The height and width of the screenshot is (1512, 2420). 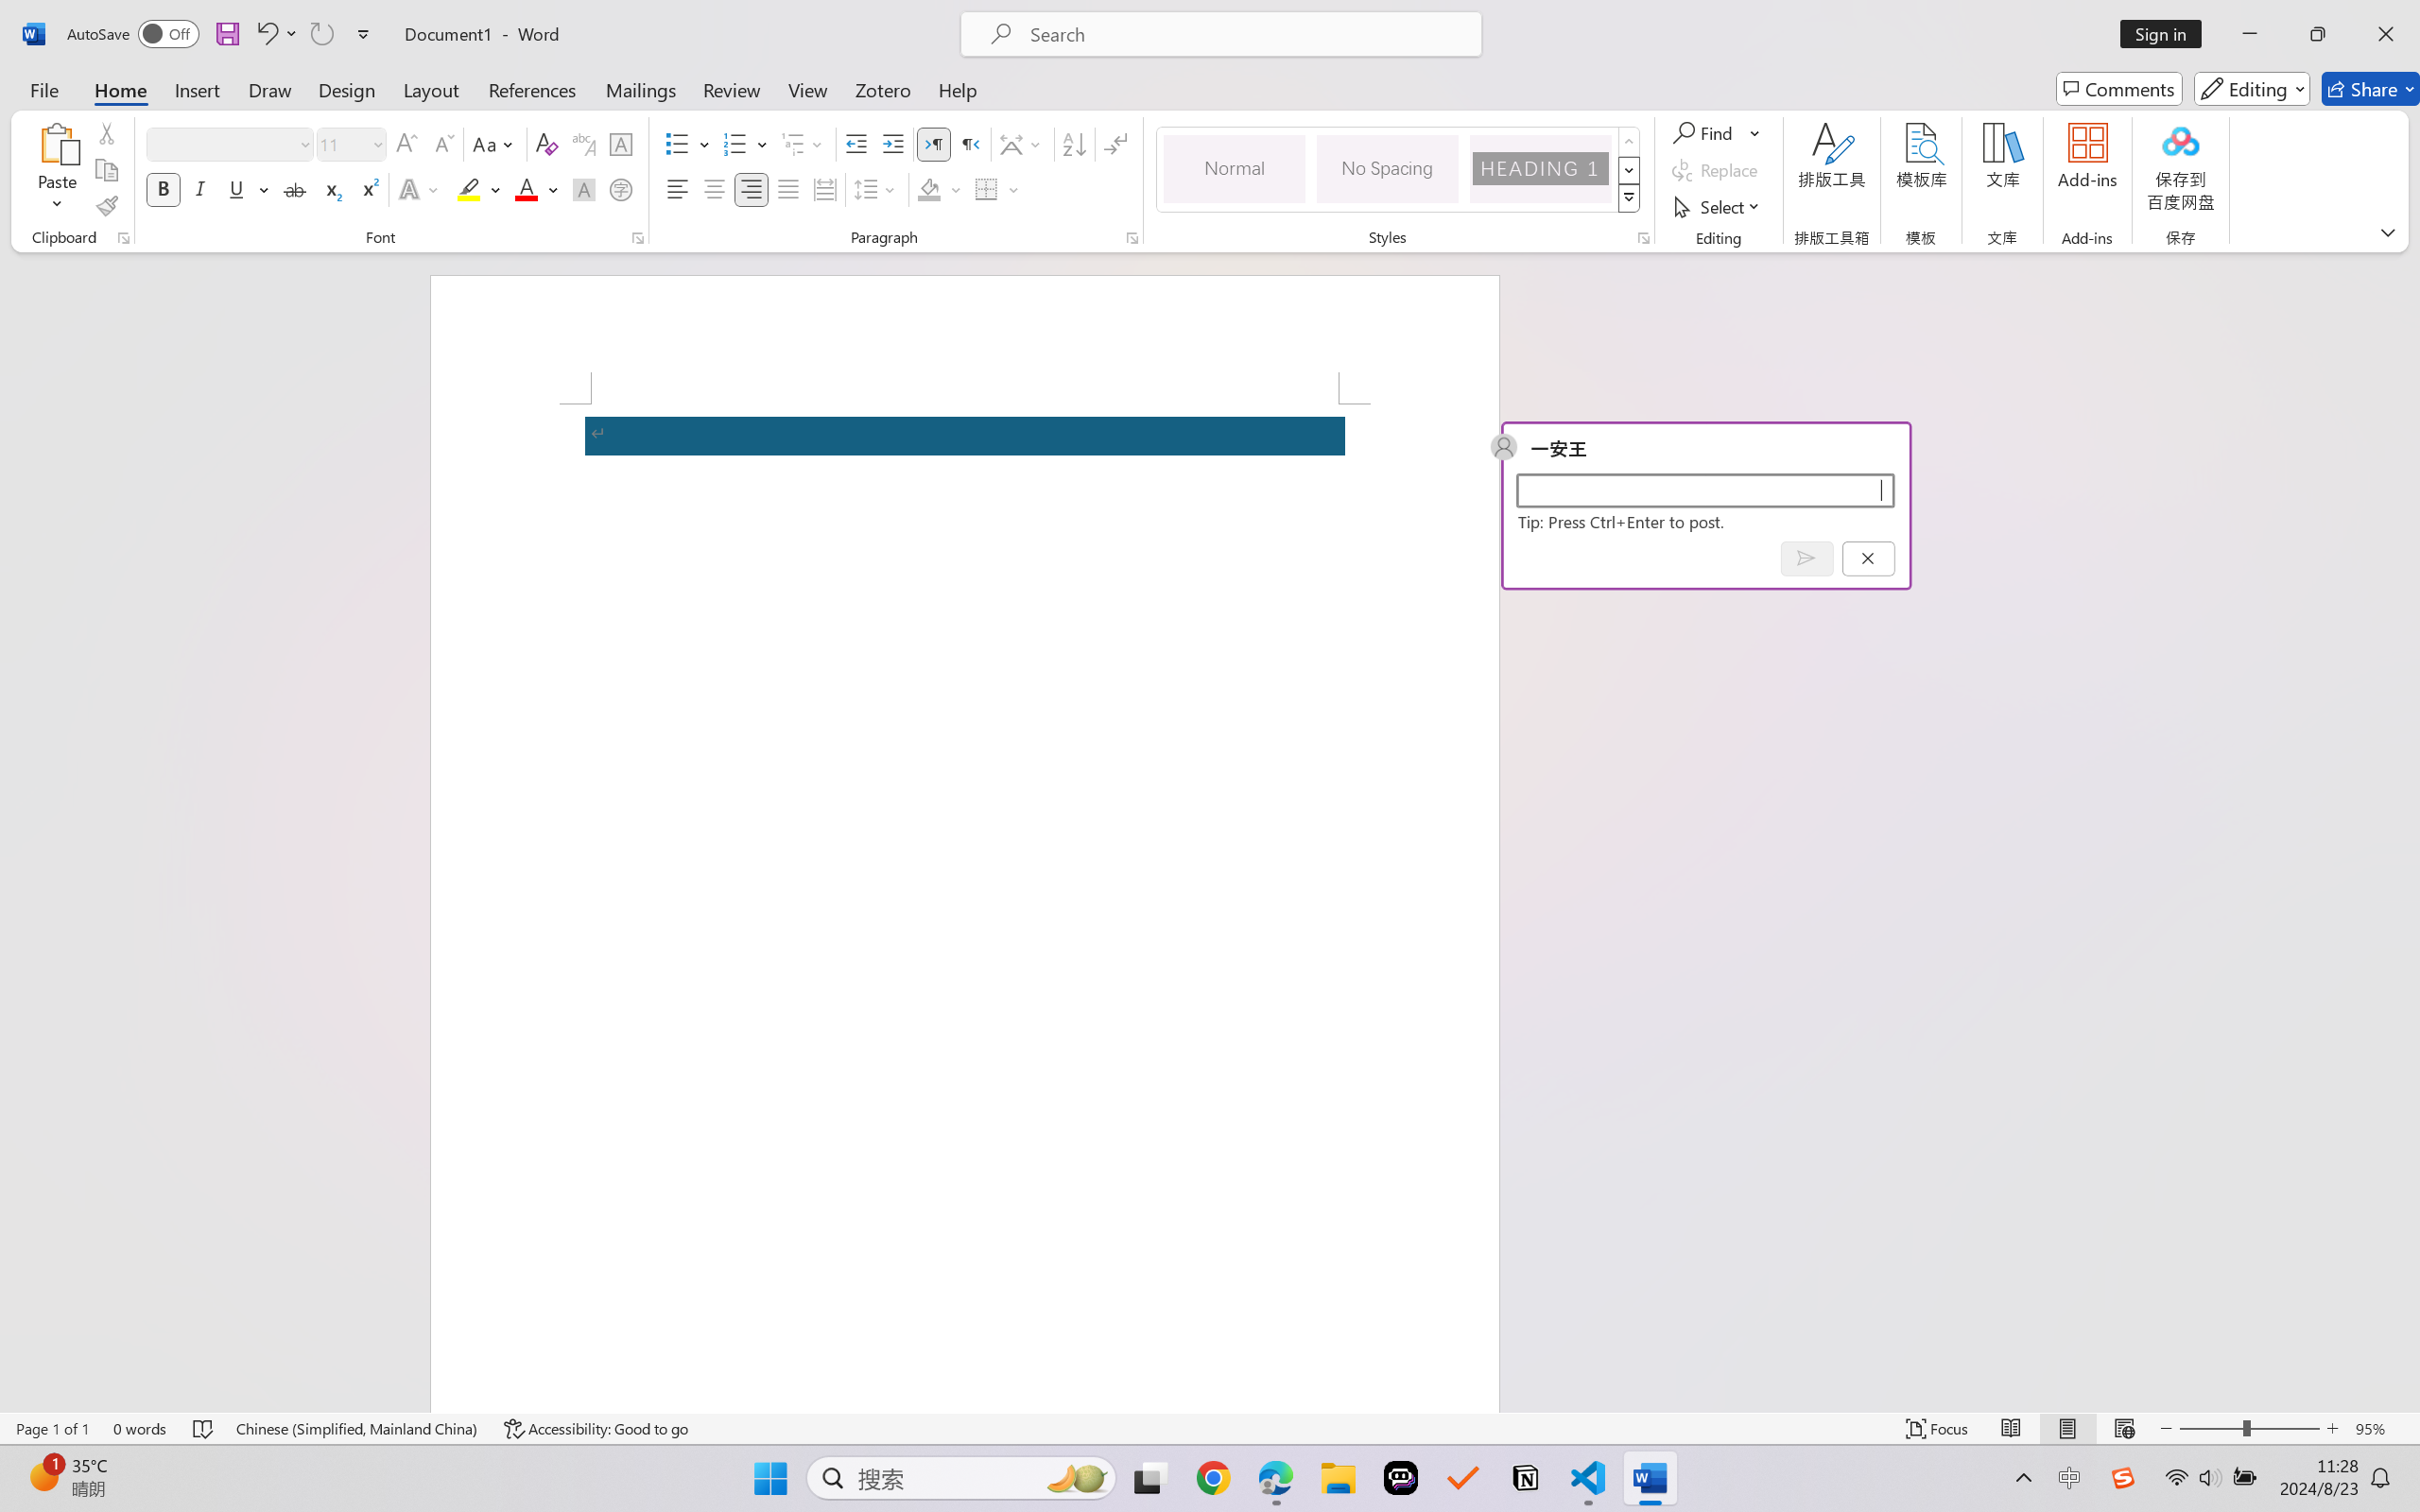 I want to click on 'Undo', so click(x=265, y=33).